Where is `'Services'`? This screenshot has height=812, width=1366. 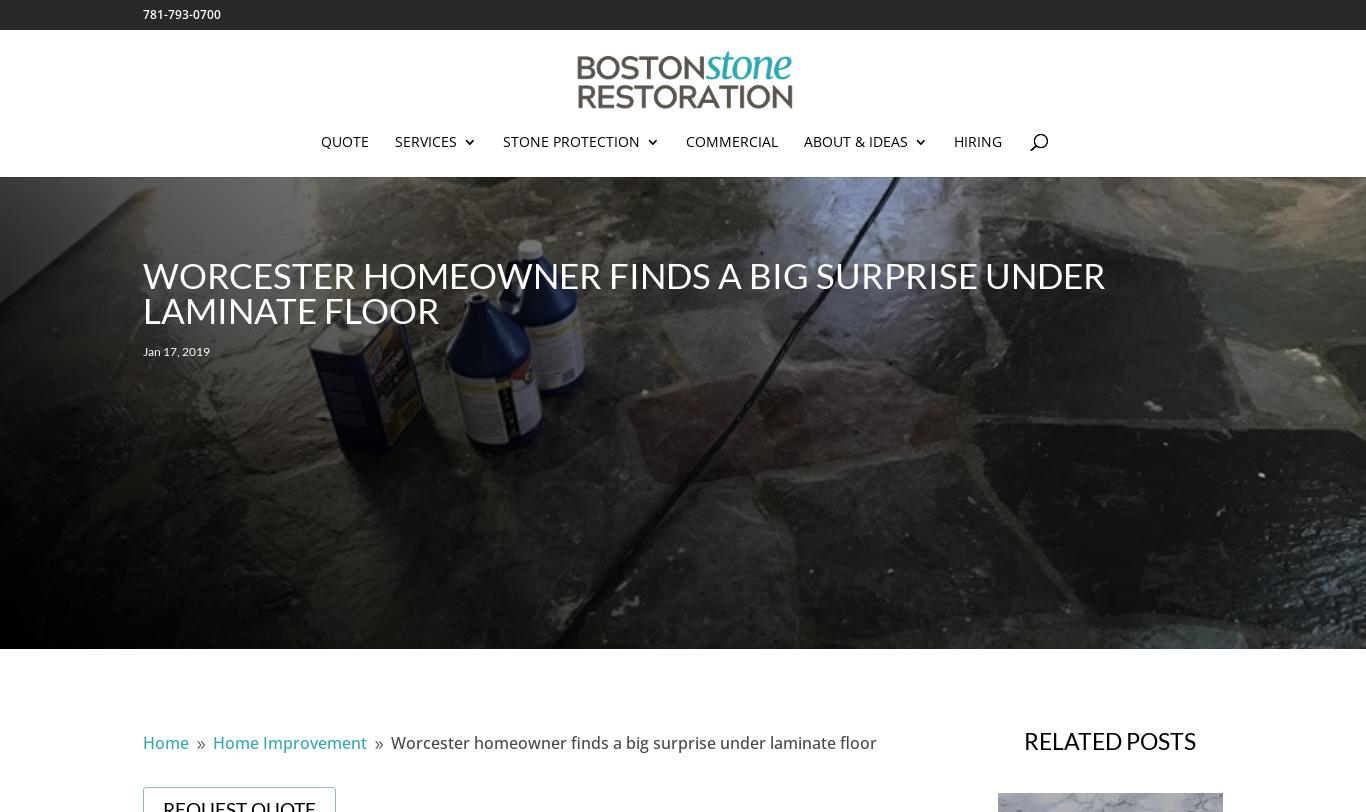
'Services' is located at coordinates (392, 141).